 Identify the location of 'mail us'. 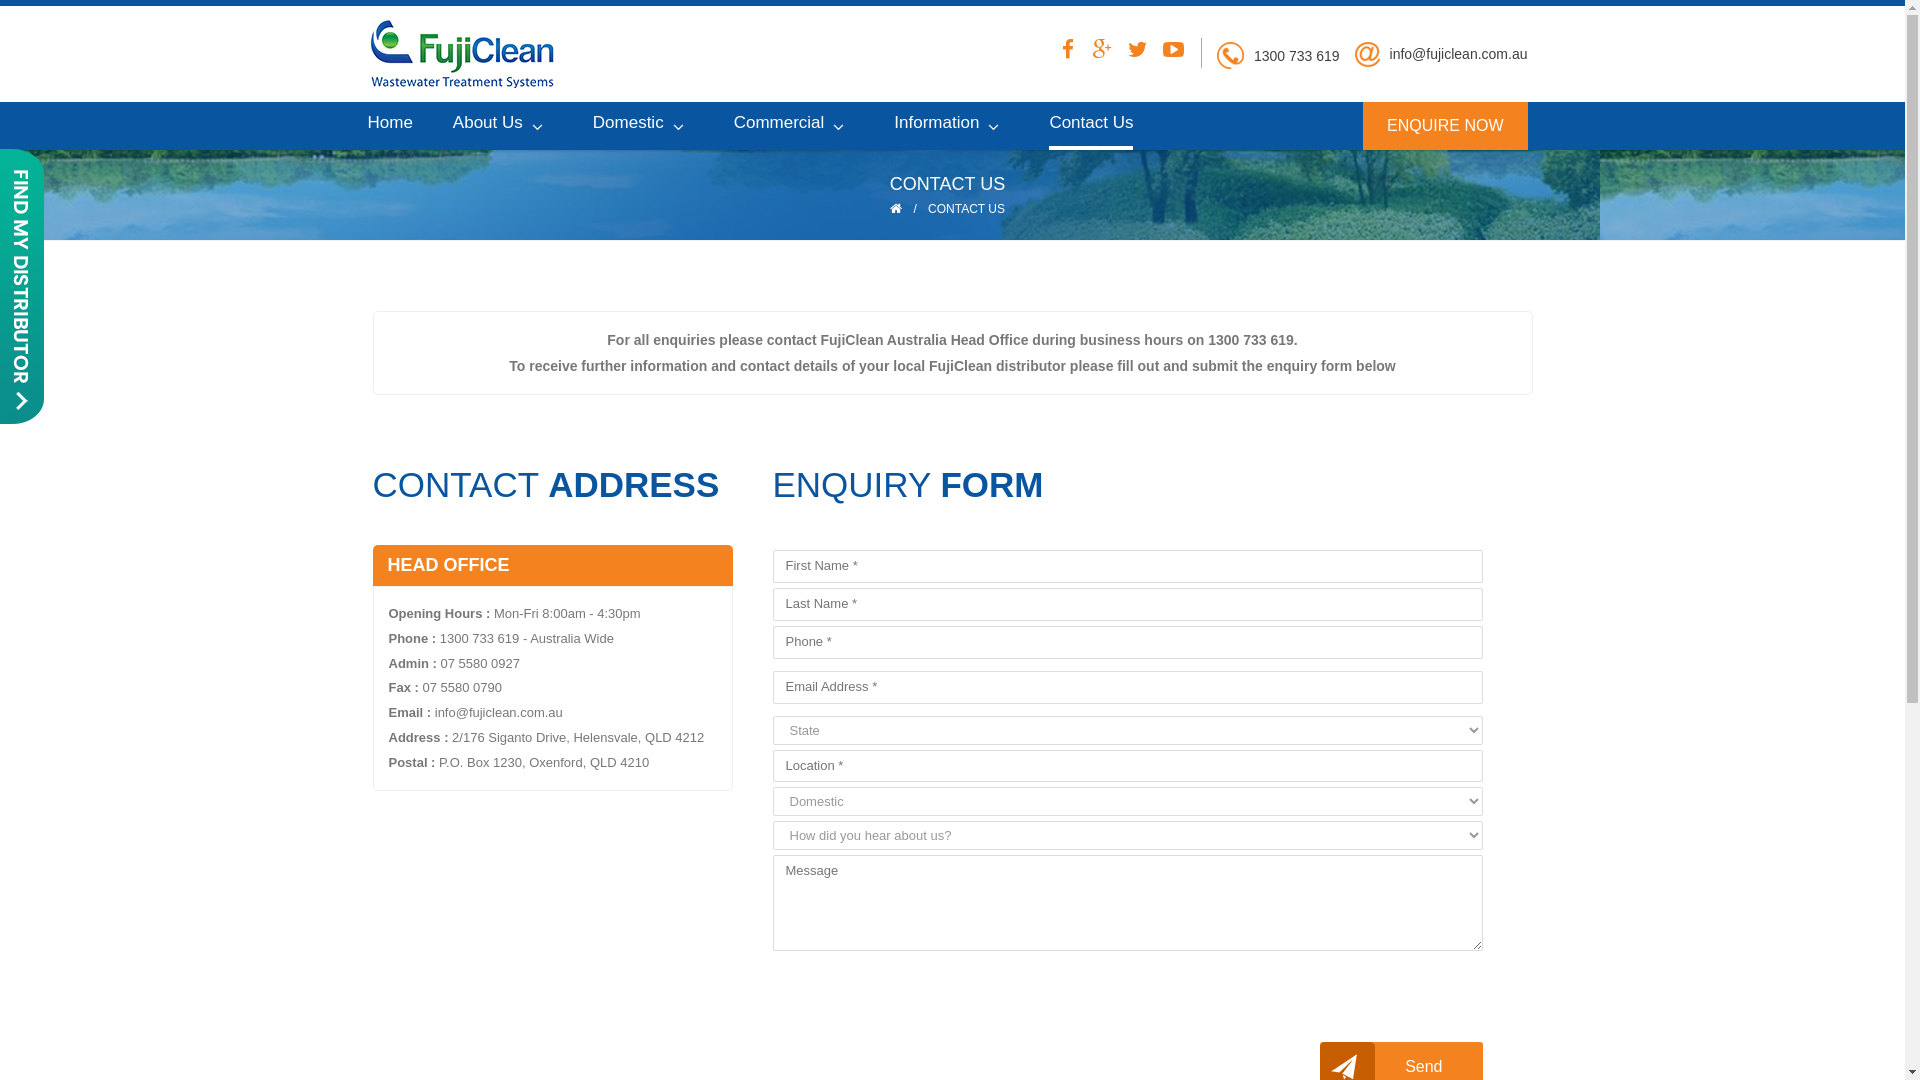
(1366, 53).